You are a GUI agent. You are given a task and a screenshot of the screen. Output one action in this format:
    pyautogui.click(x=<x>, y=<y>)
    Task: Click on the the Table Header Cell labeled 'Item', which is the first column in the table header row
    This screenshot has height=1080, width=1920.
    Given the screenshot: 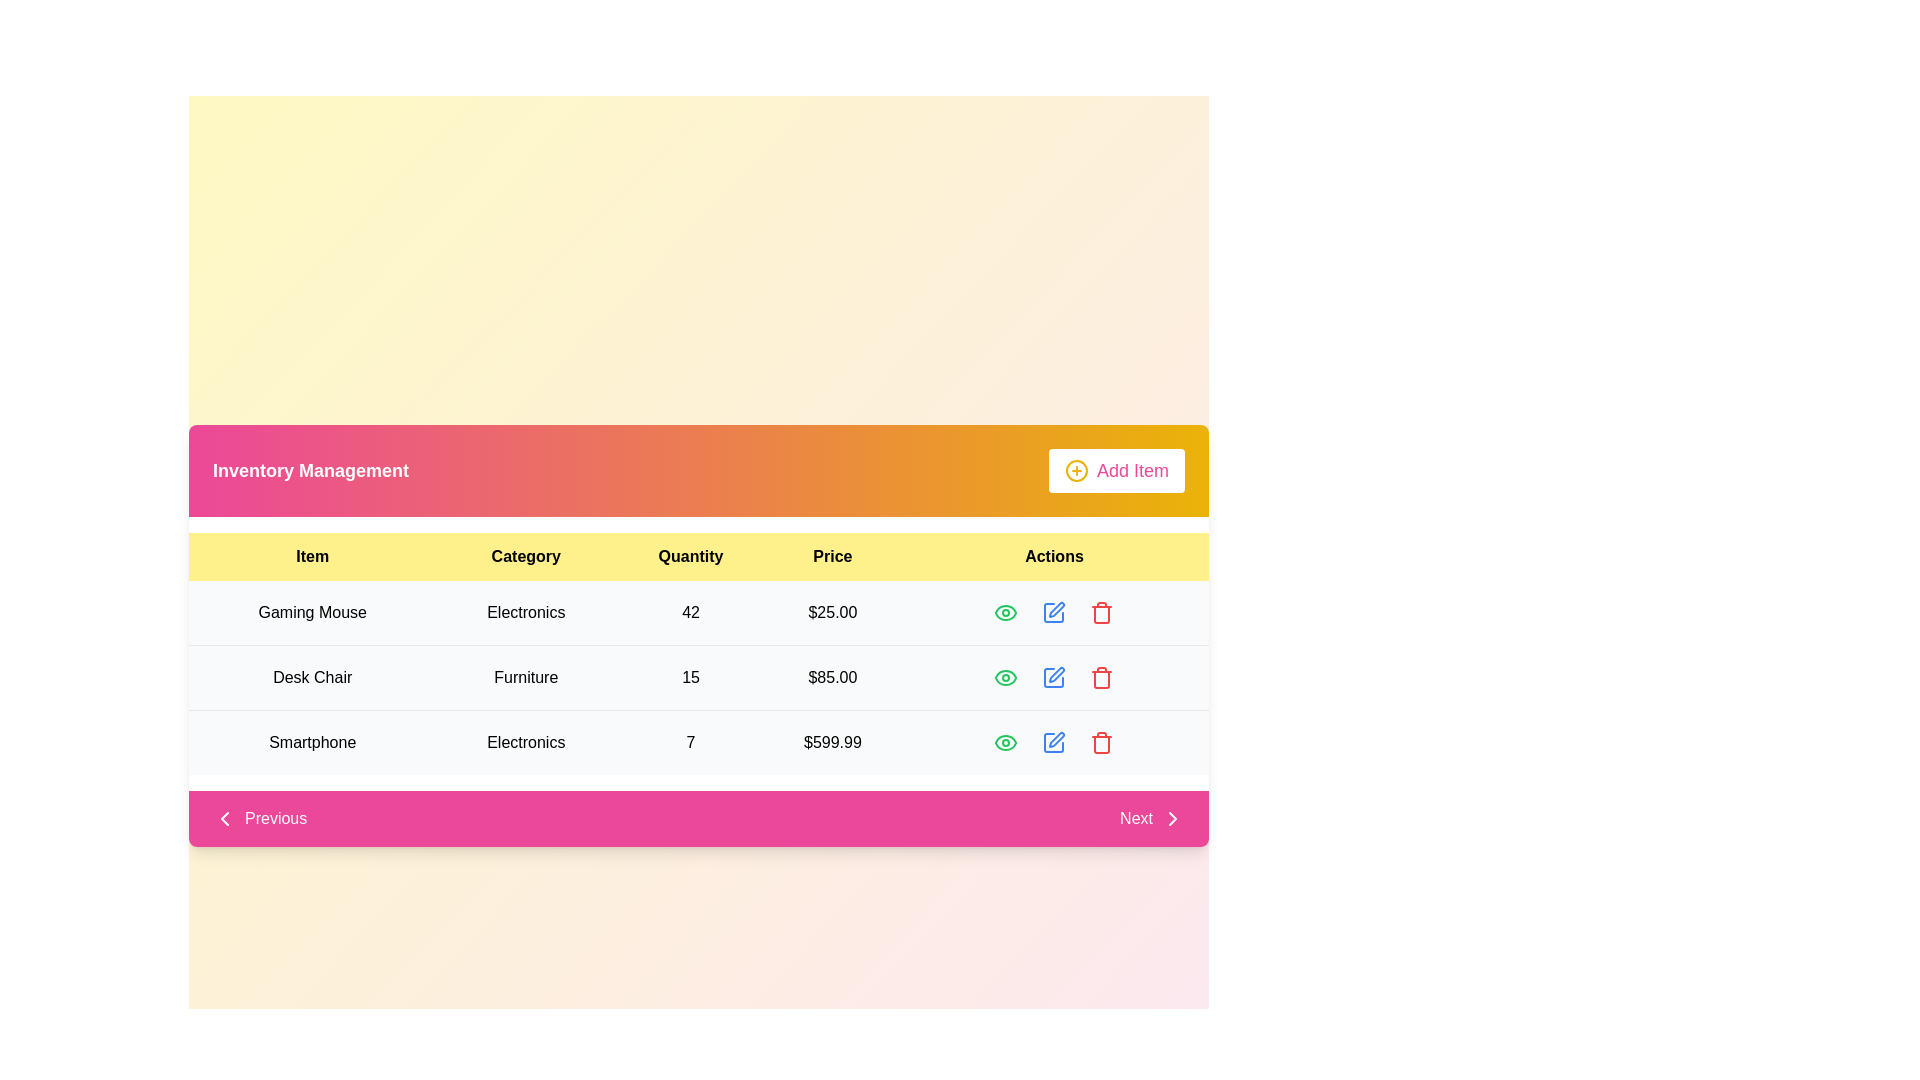 What is the action you would take?
    pyautogui.click(x=311, y=556)
    